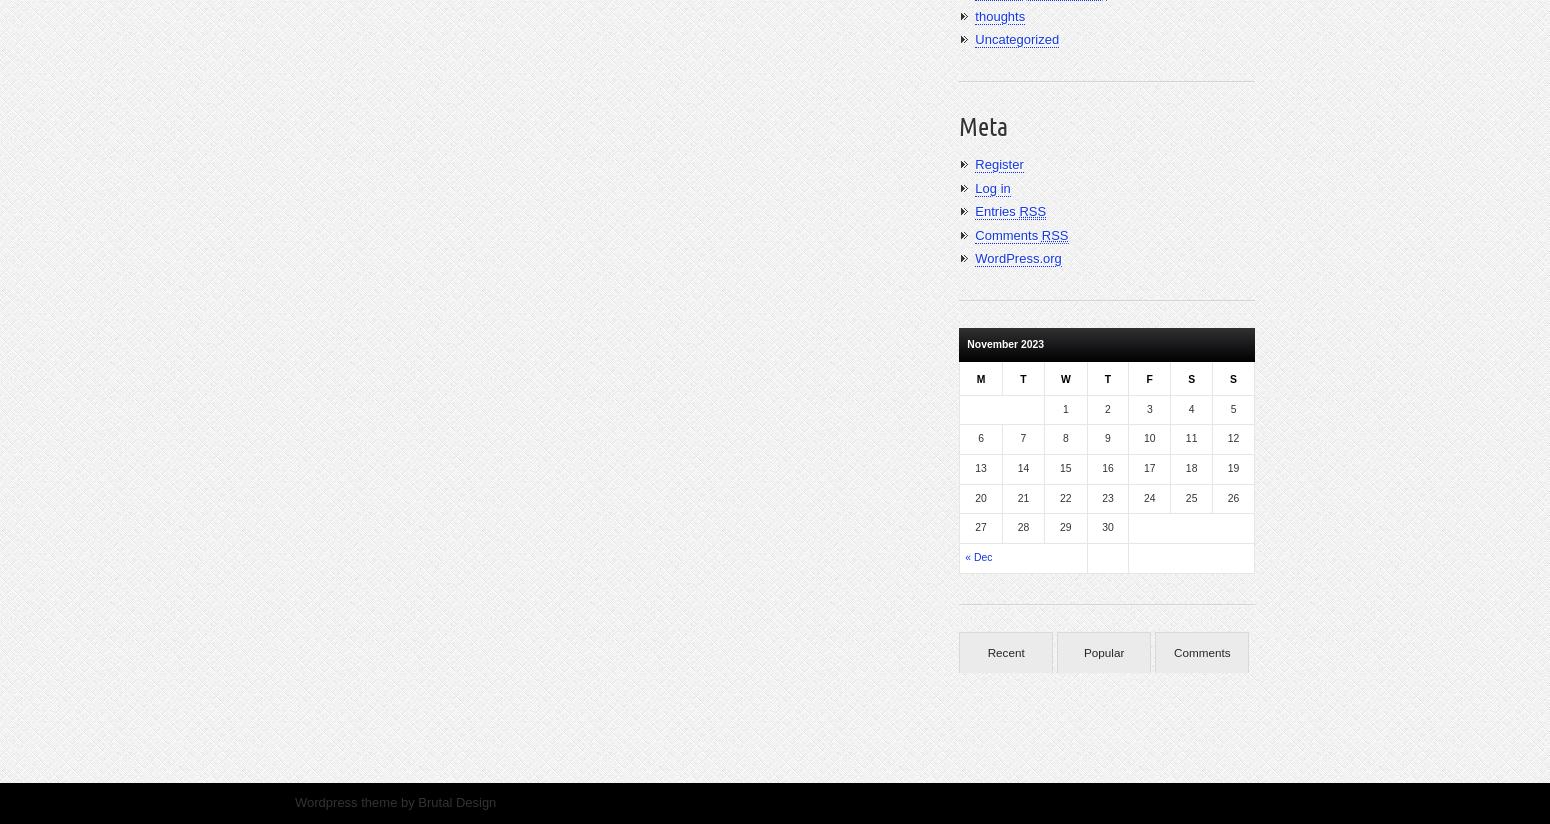  Describe the element at coordinates (1004, 343) in the screenshot. I see `'November 2023'` at that location.